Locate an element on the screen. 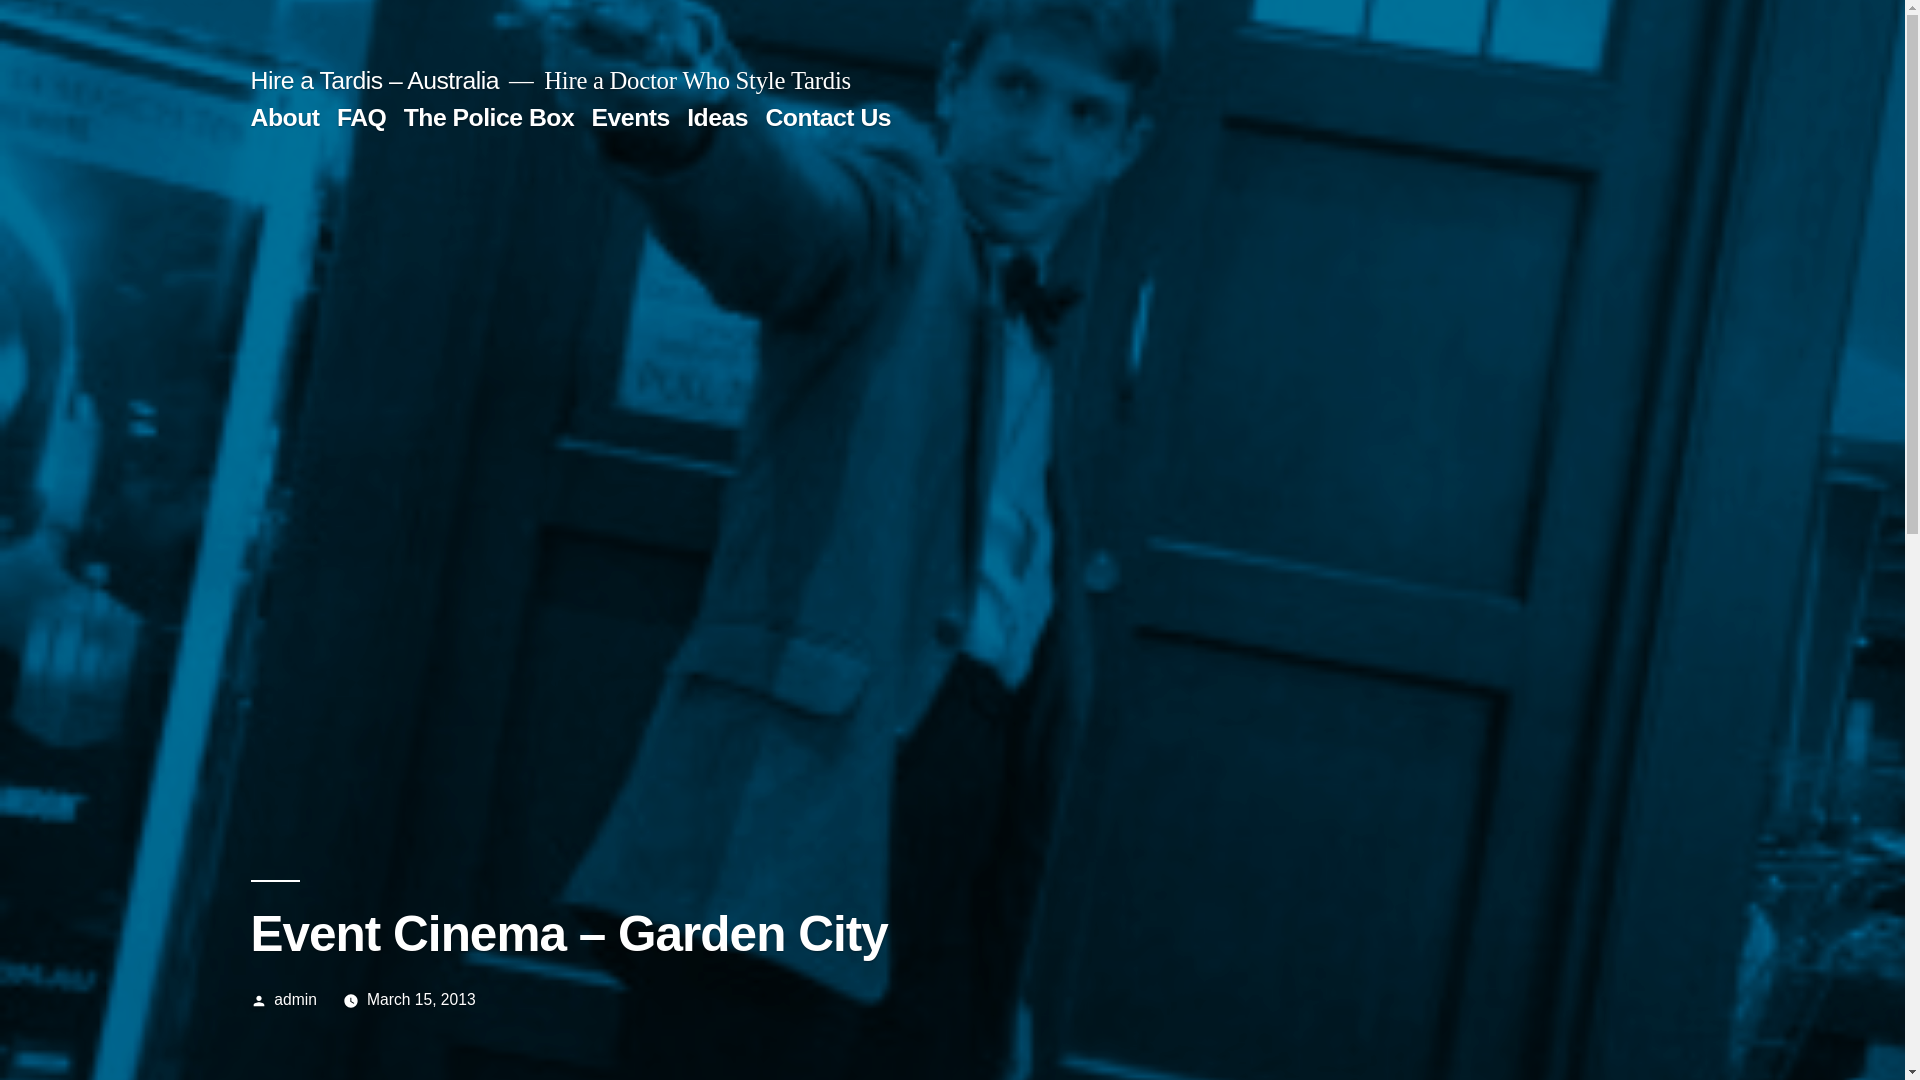 This screenshot has height=1080, width=1920. 'March 15, 2013' is located at coordinates (420, 999).